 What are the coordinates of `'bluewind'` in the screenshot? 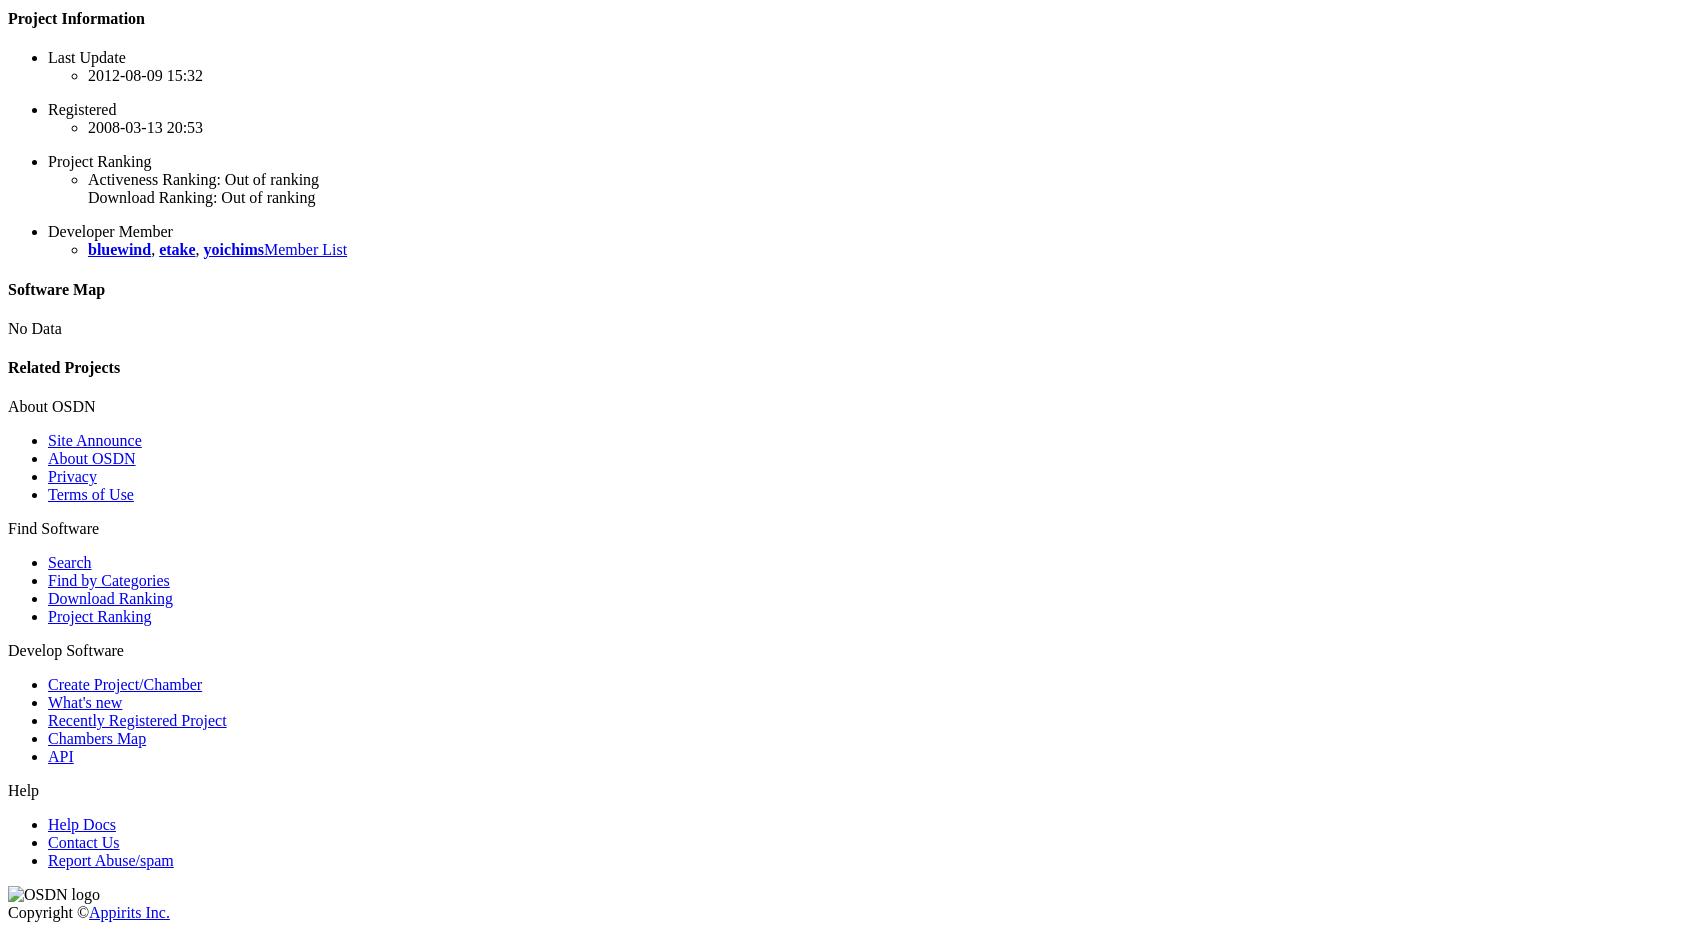 It's located at (118, 249).